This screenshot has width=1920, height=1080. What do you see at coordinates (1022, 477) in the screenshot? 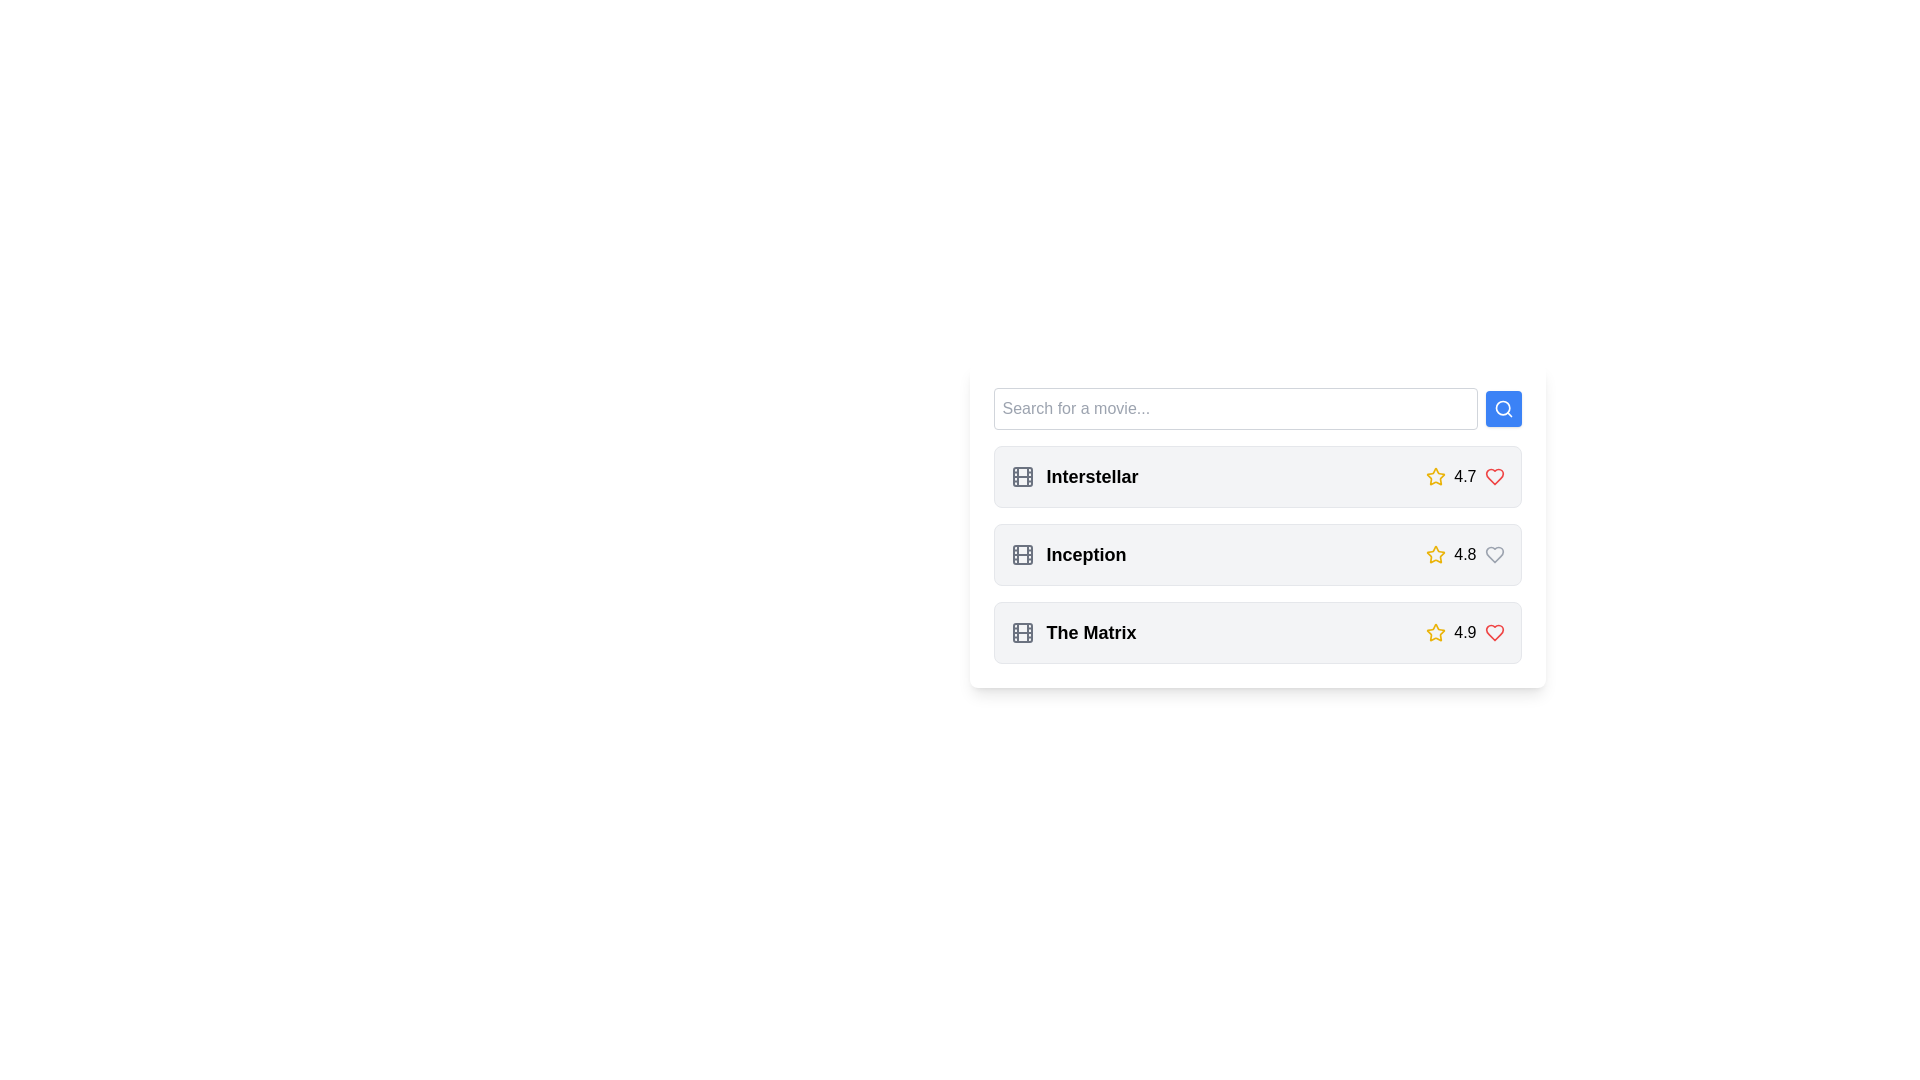
I see `the small rectangle with rounded corners that resembles the body of a filmstrip icon located next to the text 'Interstellar'` at bounding box center [1022, 477].